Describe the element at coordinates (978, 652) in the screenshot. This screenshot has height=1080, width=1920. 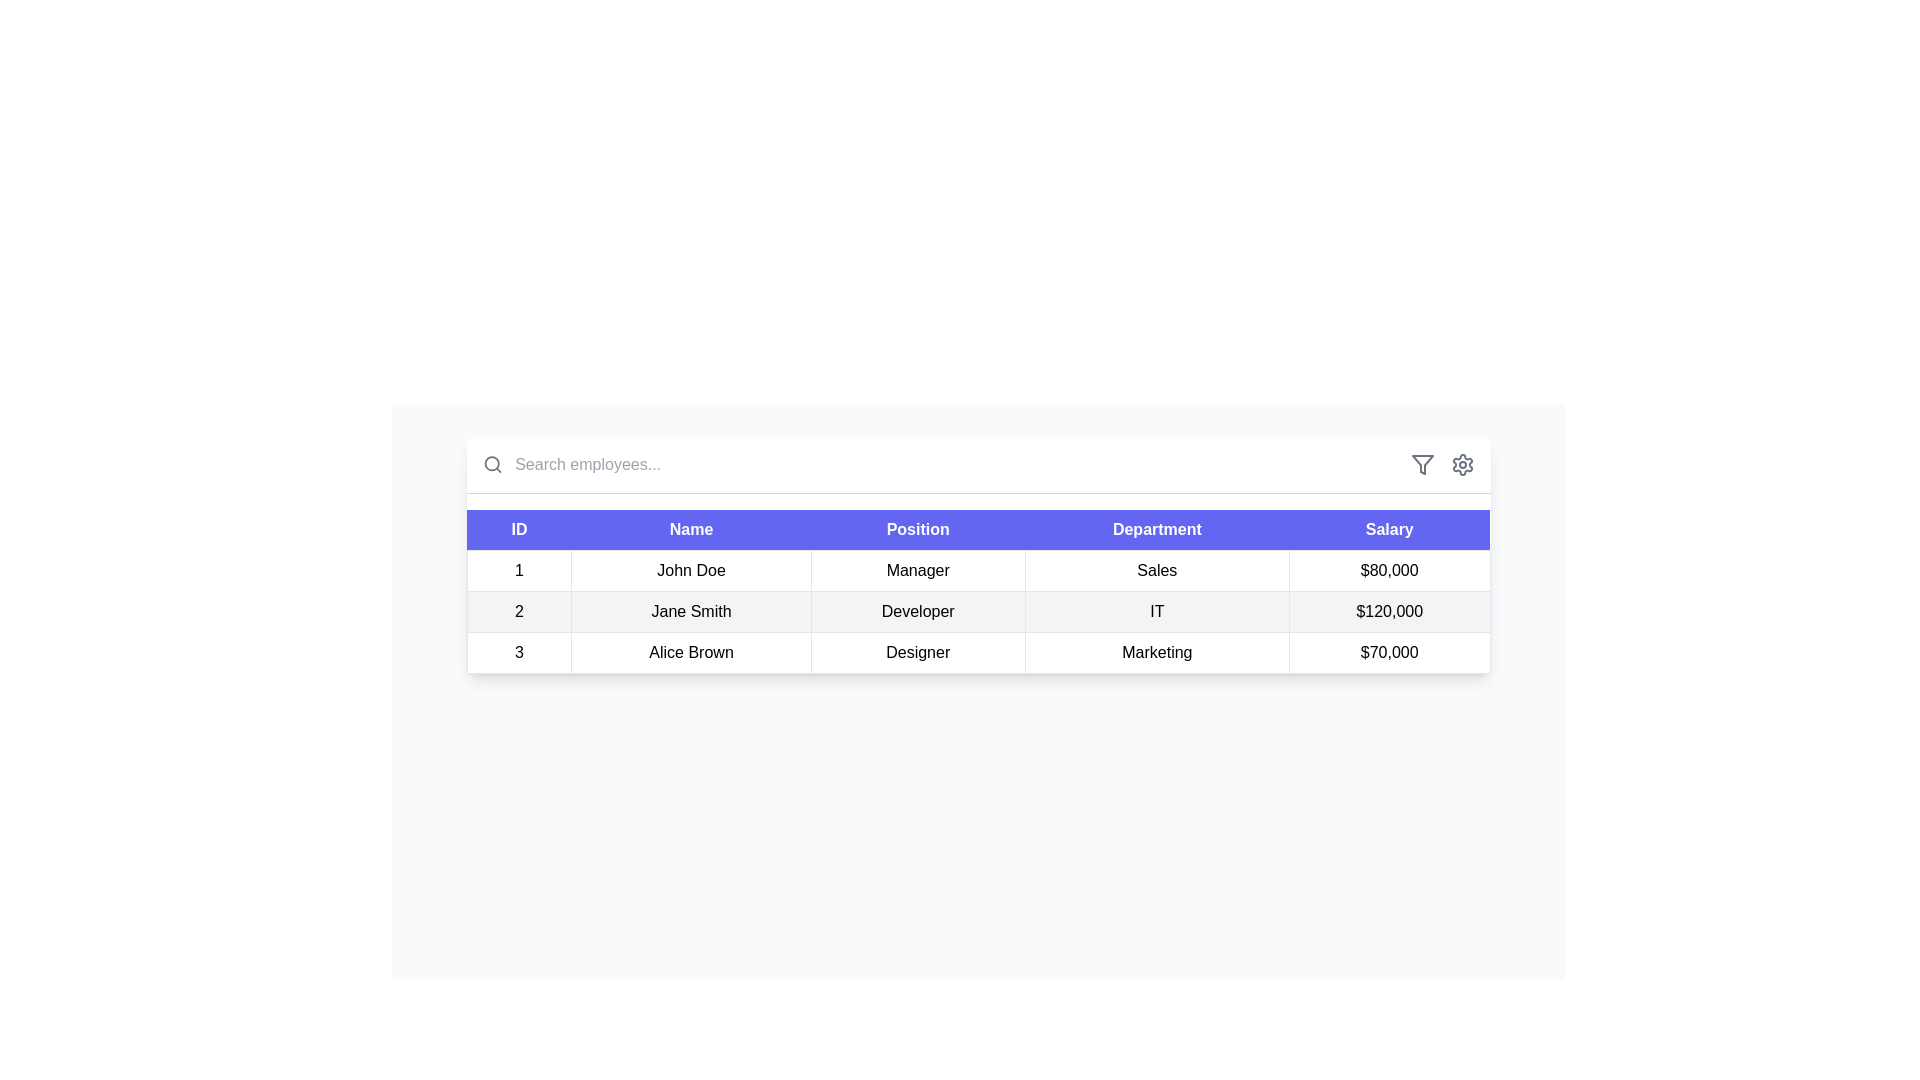
I see `the third row` at that location.